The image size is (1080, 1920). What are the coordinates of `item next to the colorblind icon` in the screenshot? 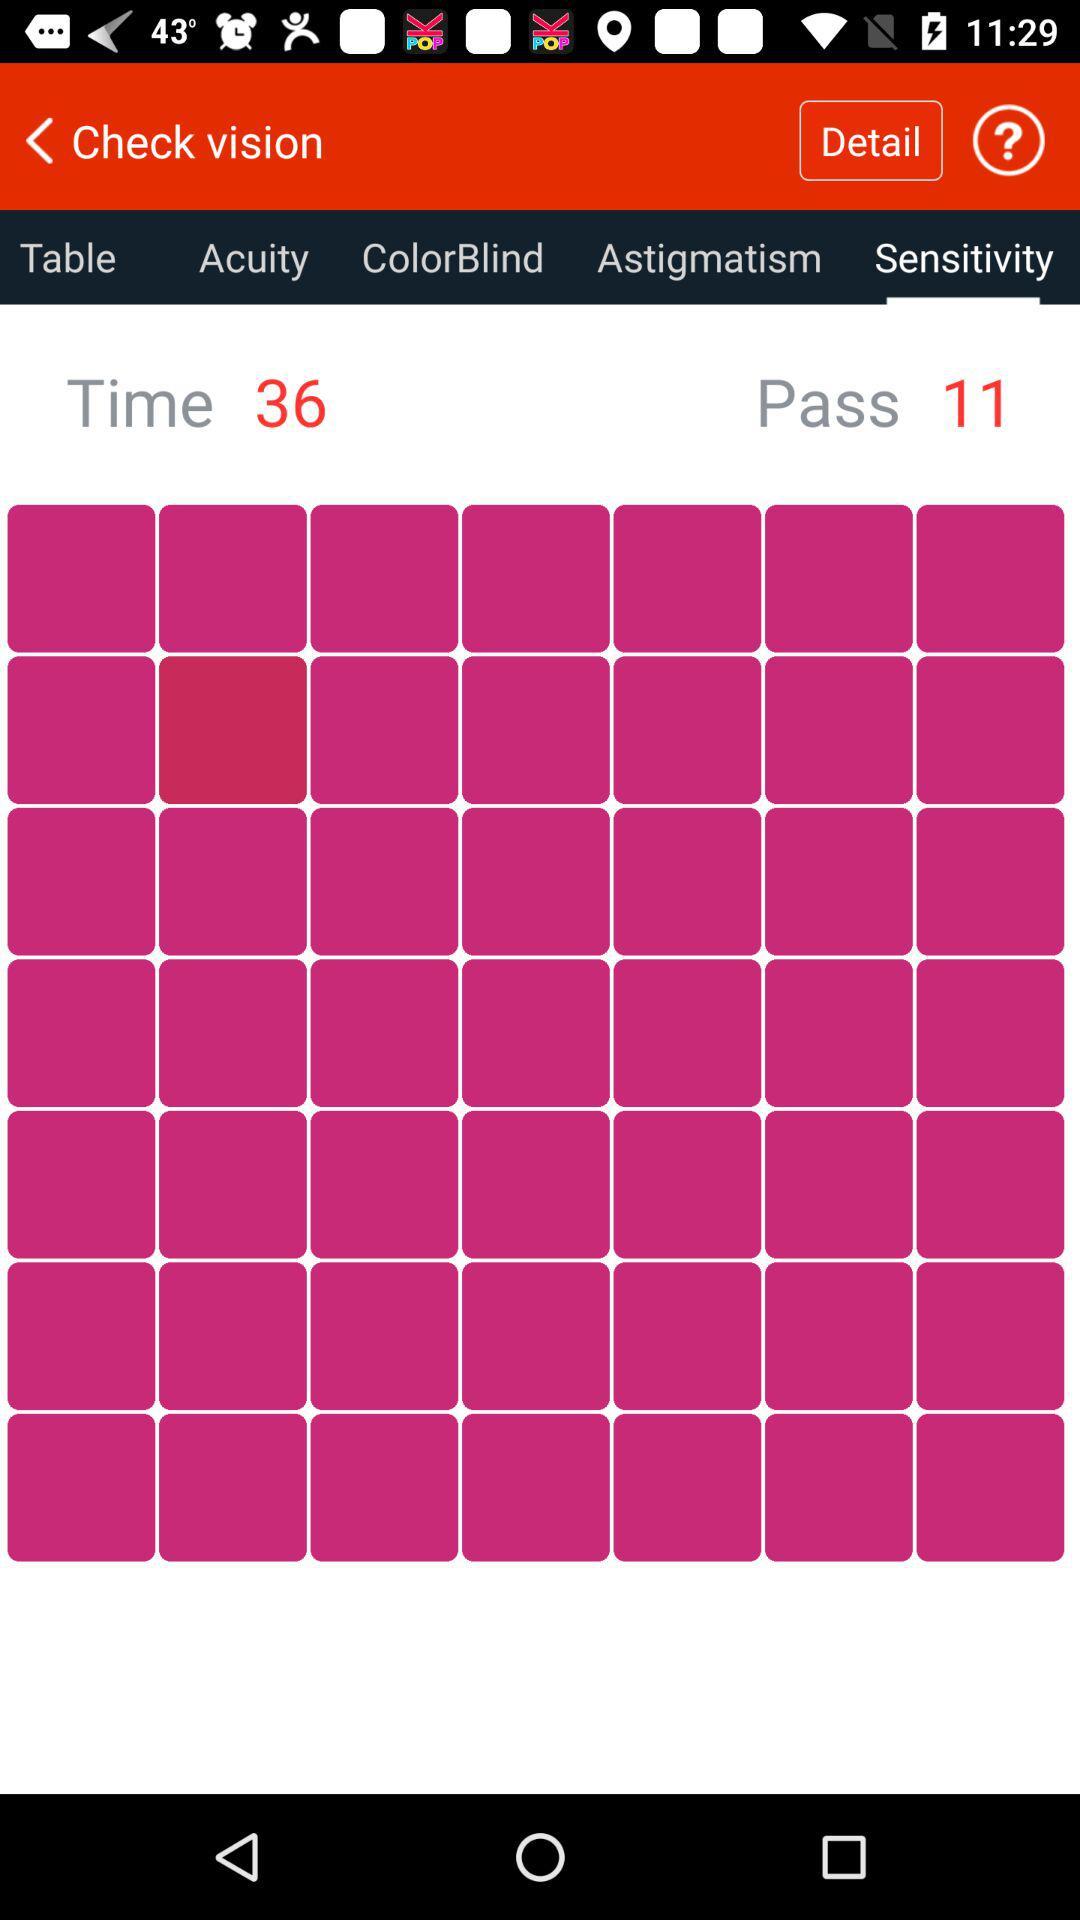 It's located at (708, 256).